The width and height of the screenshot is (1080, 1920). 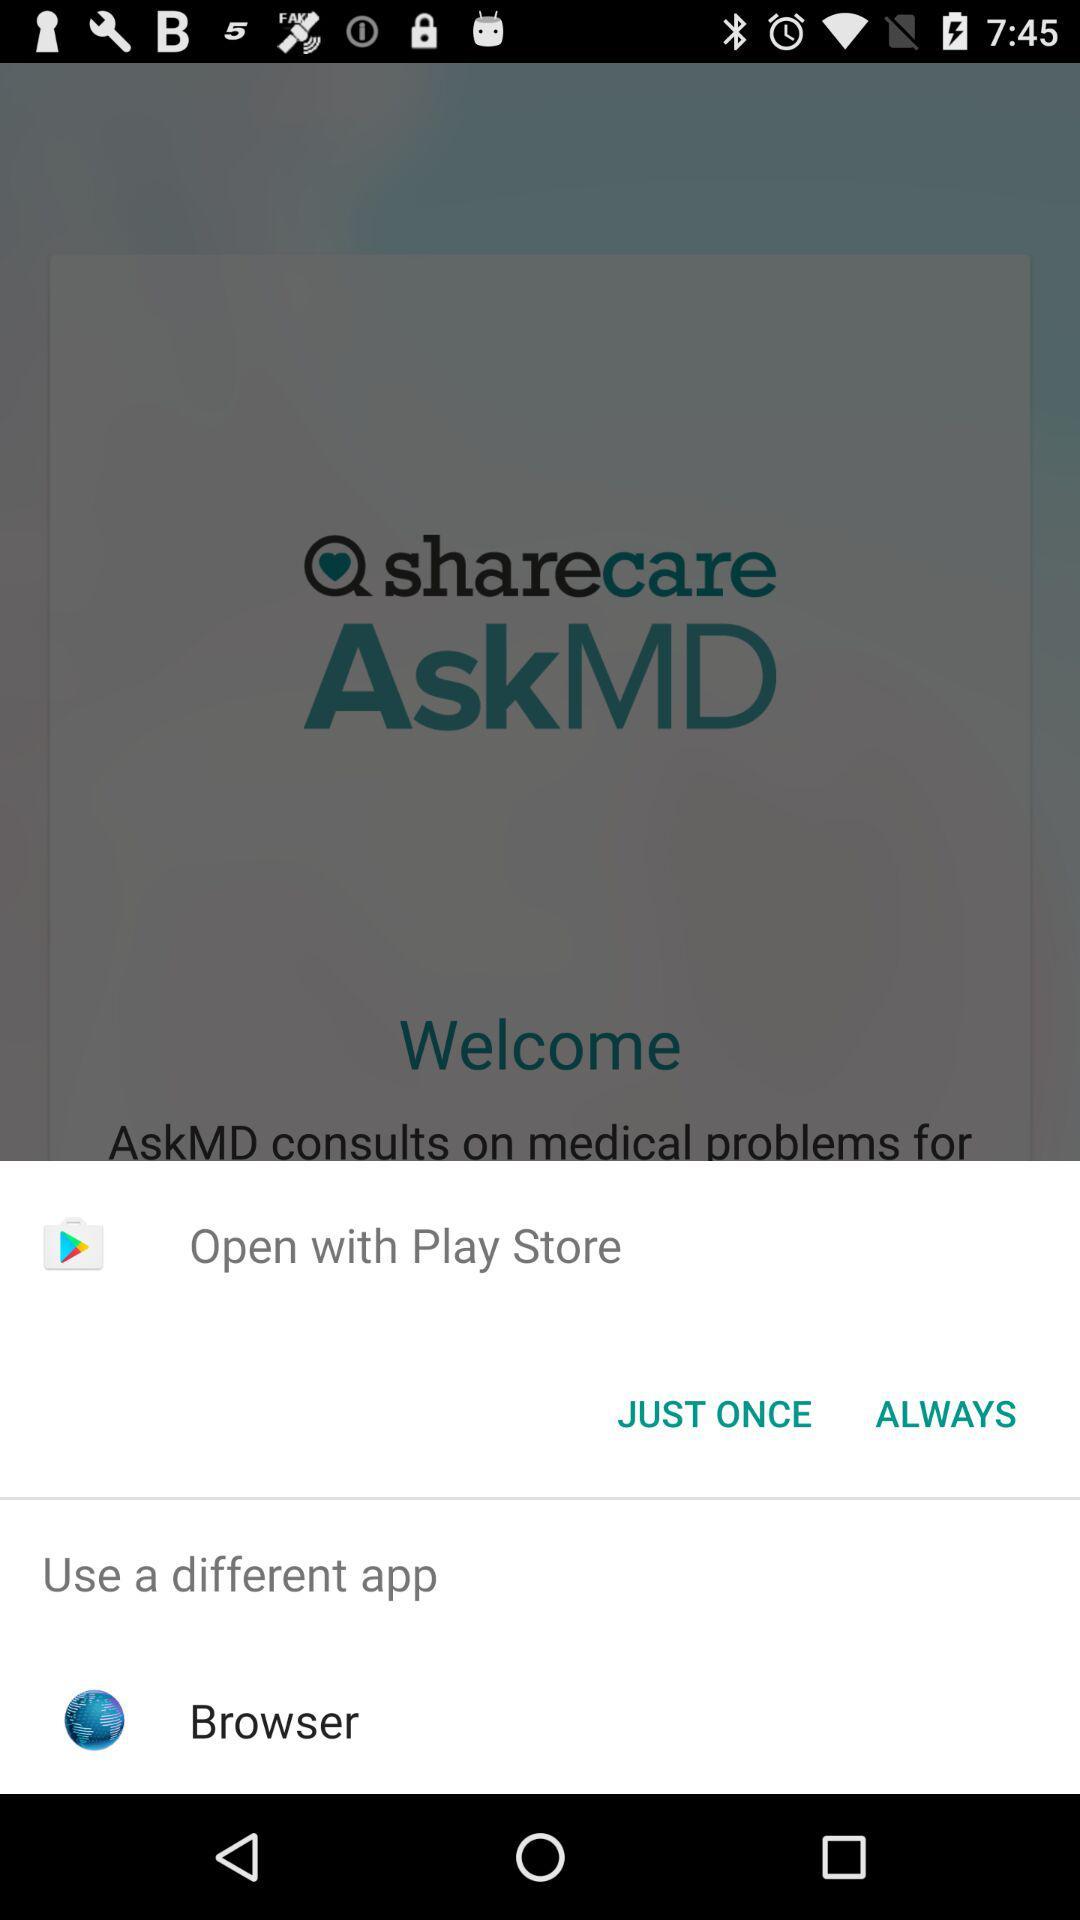 I want to click on browser item, so click(x=274, y=1719).